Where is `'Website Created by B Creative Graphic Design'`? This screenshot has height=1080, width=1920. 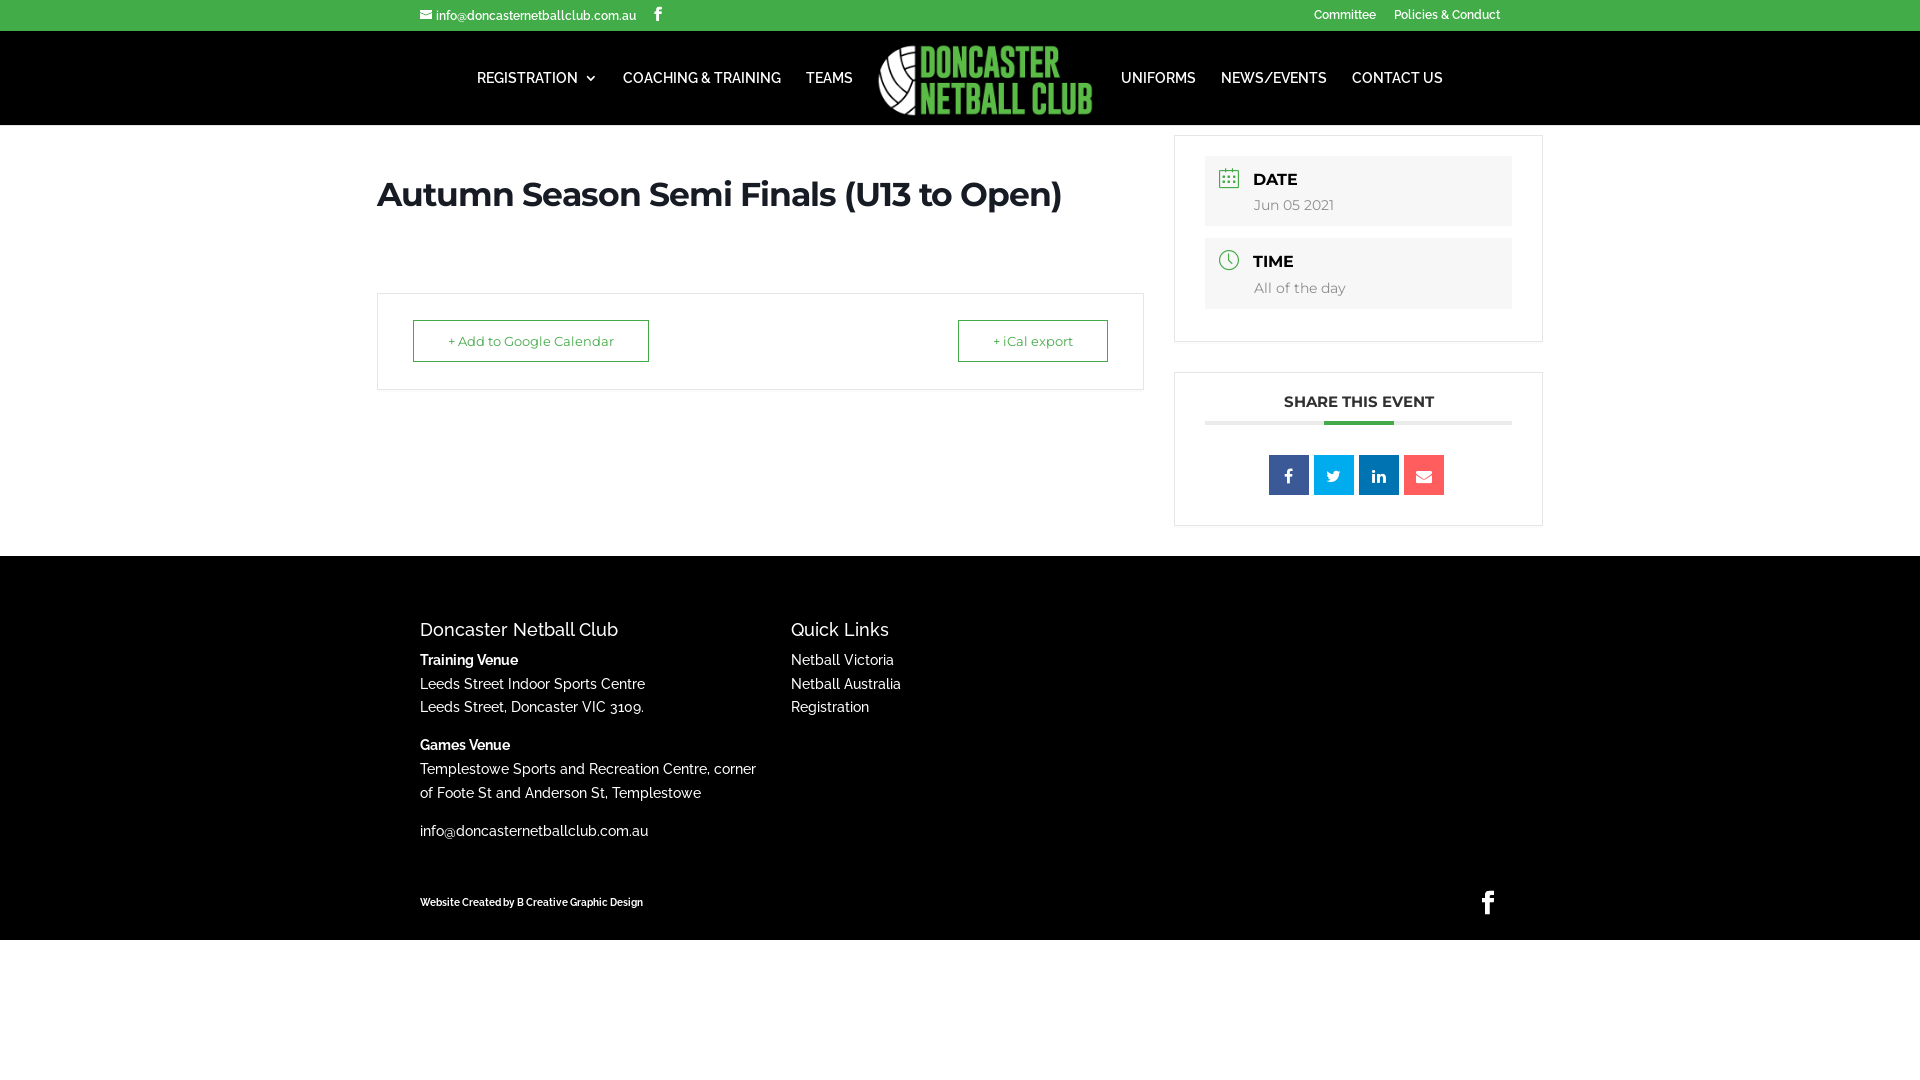
'Website Created by B Creative Graphic Design' is located at coordinates (419, 902).